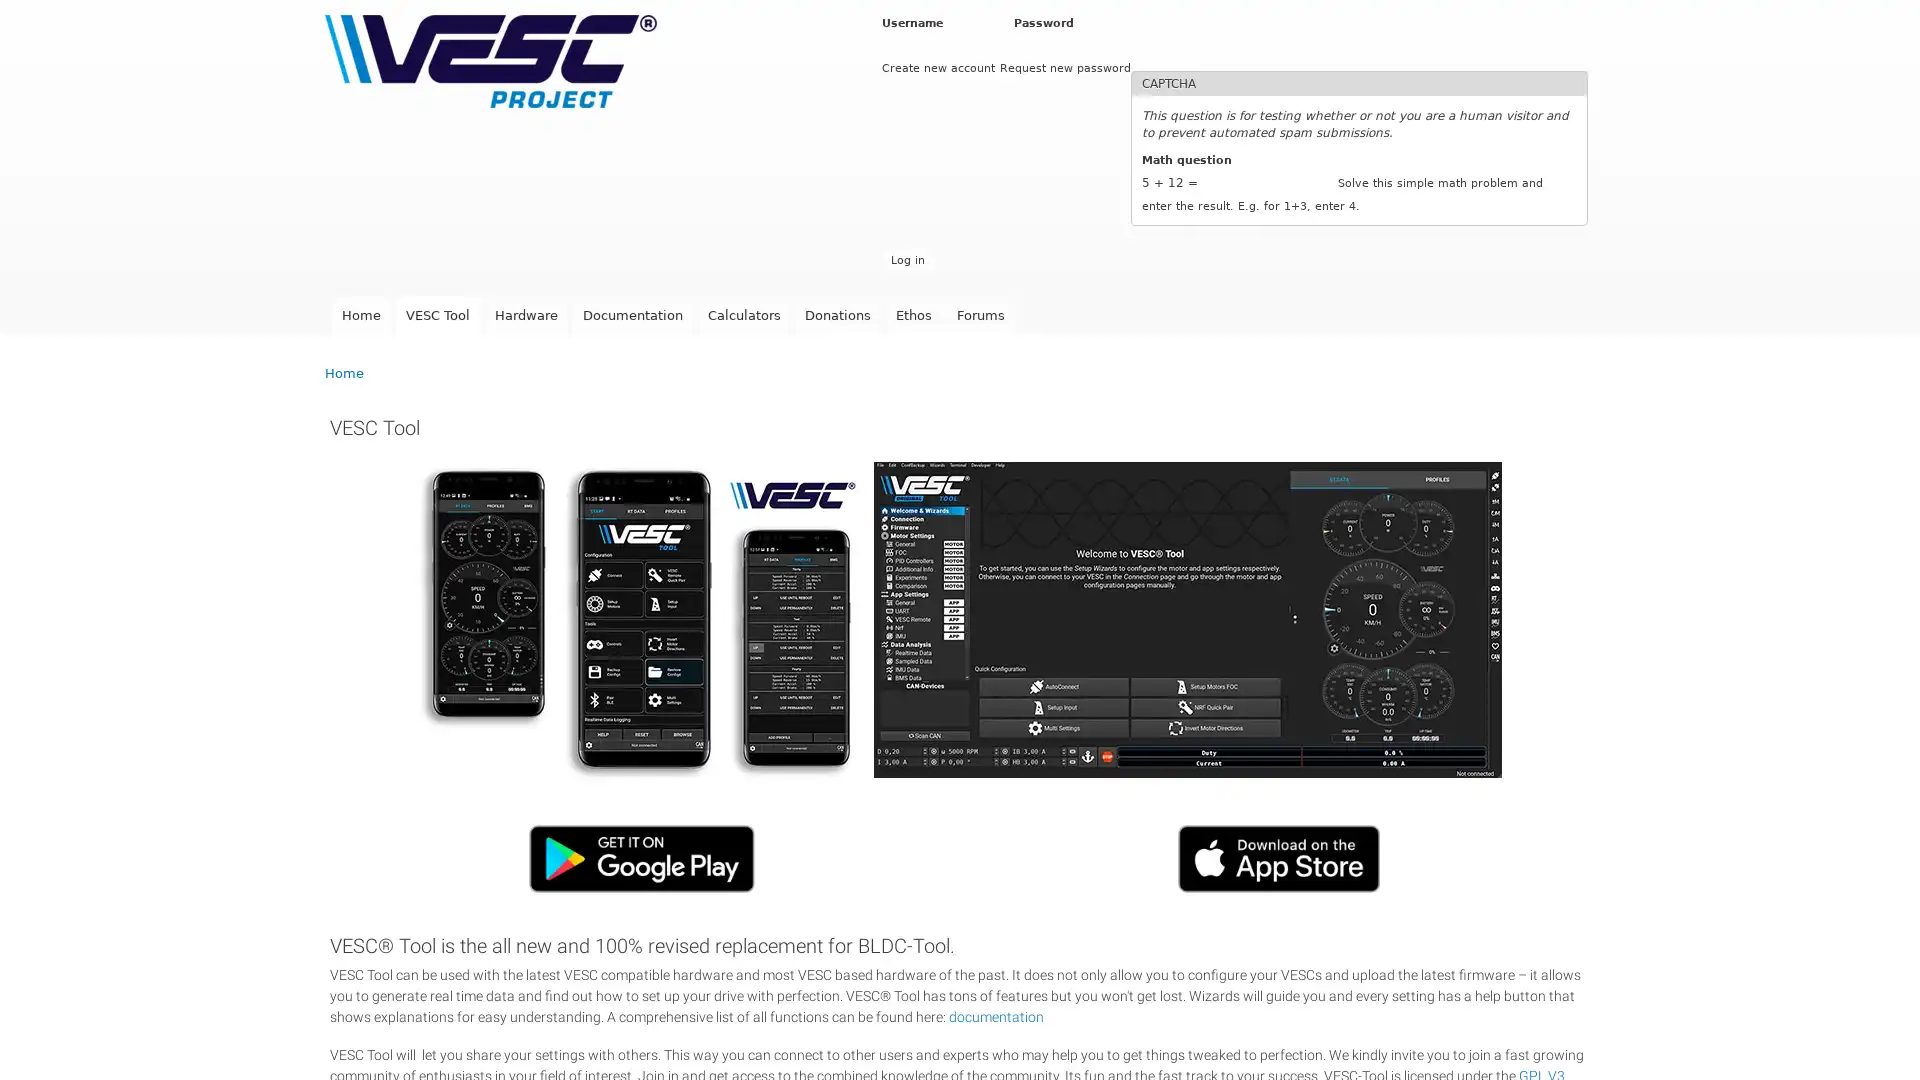  Describe the element at coordinates (906, 259) in the screenshot. I see `Log in` at that location.